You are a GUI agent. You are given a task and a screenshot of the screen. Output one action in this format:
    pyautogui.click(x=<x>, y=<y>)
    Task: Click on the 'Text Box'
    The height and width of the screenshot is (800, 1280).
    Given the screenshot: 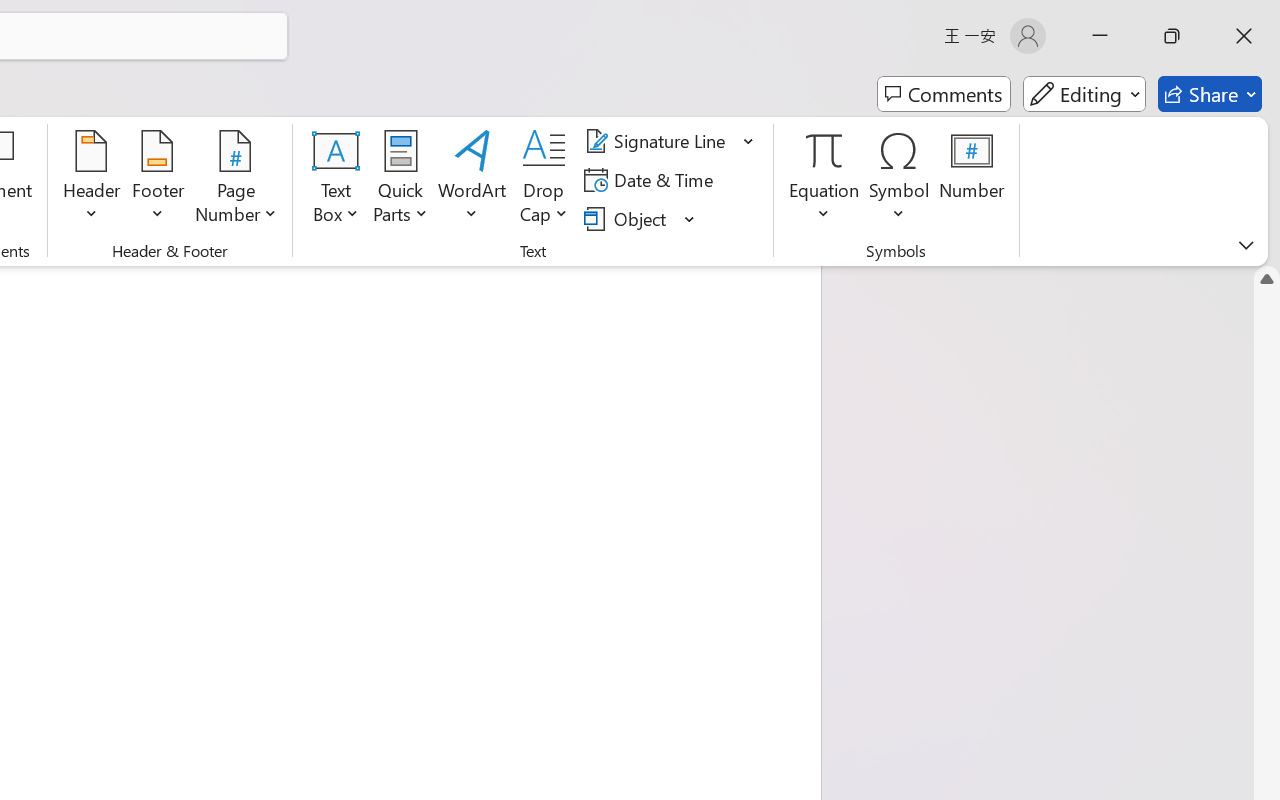 What is the action you would take?
    pyautogui.click(x=336, y=179)
    